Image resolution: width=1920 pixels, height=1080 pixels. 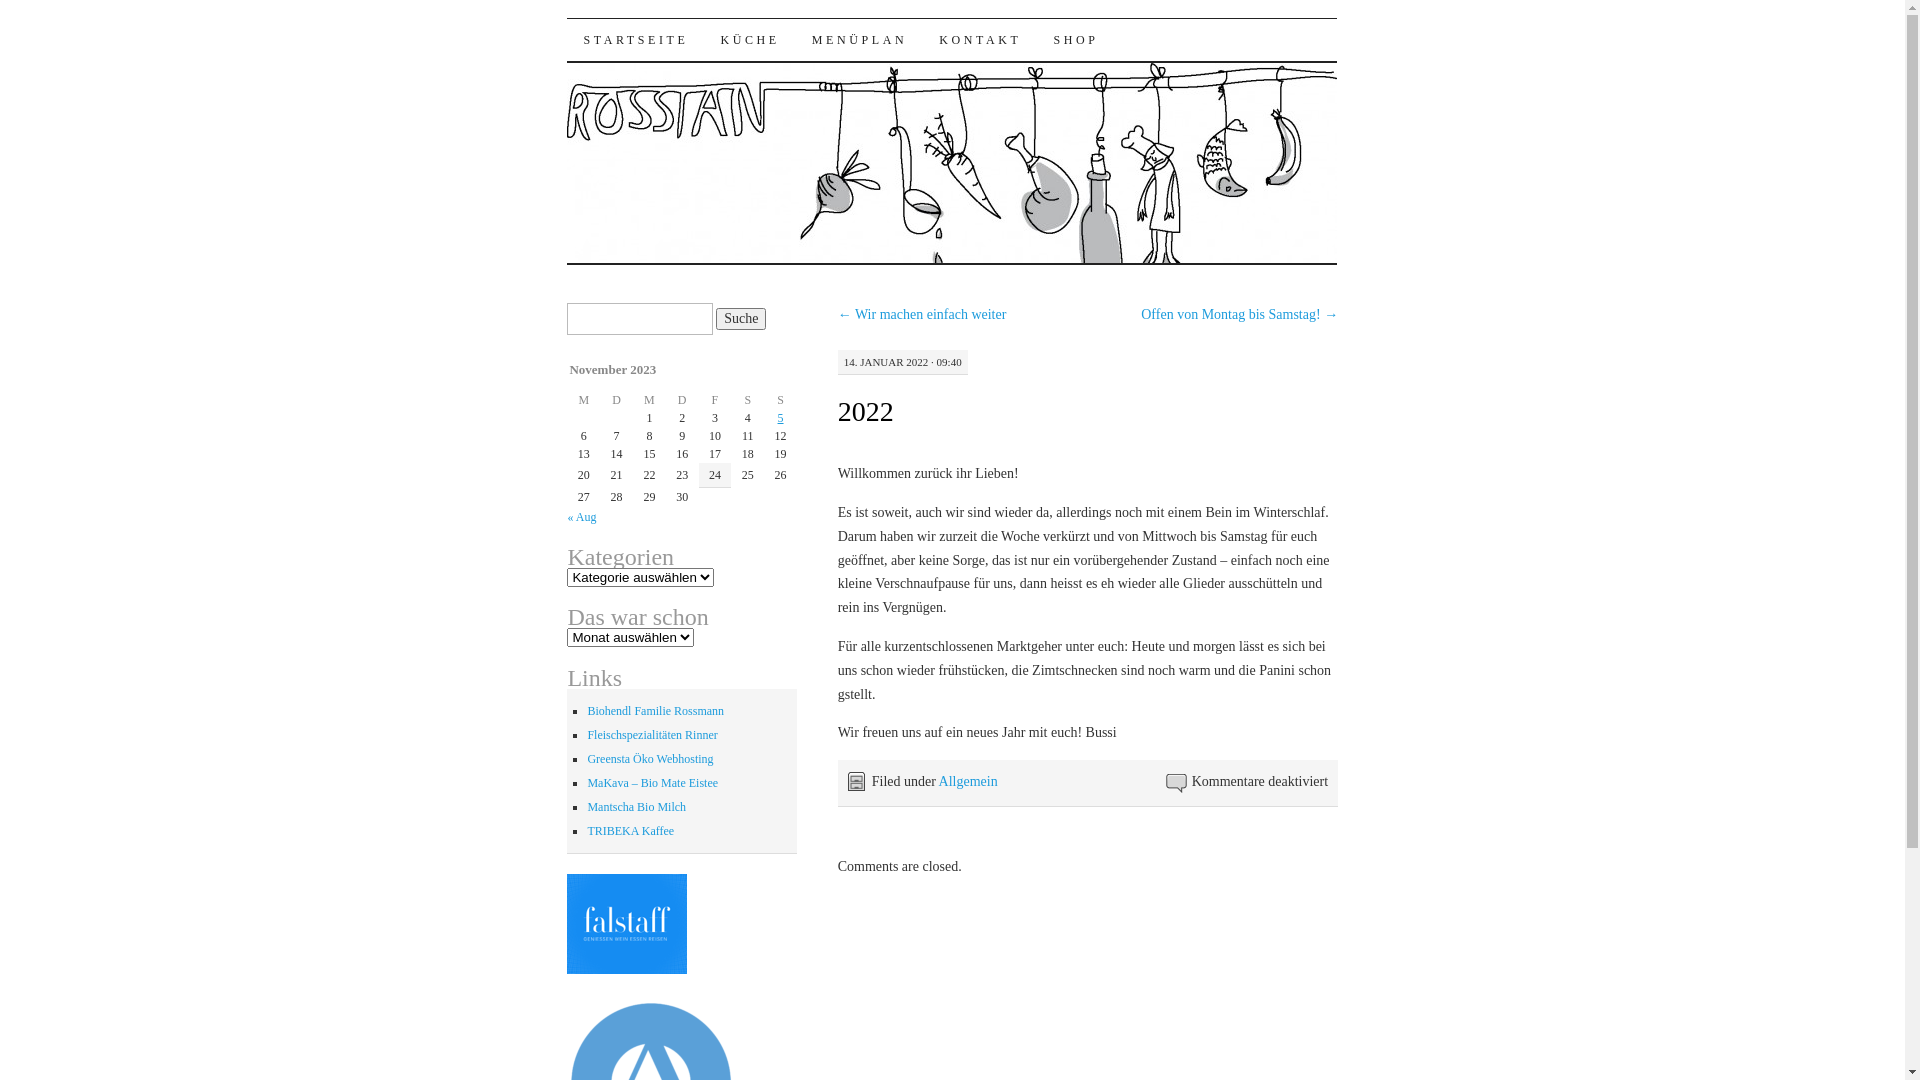 What do you see at coordinates (655, 709) in the screenshot?
I see `'Biohendl Familie Rossmann'` at bounding box center [655, 709].